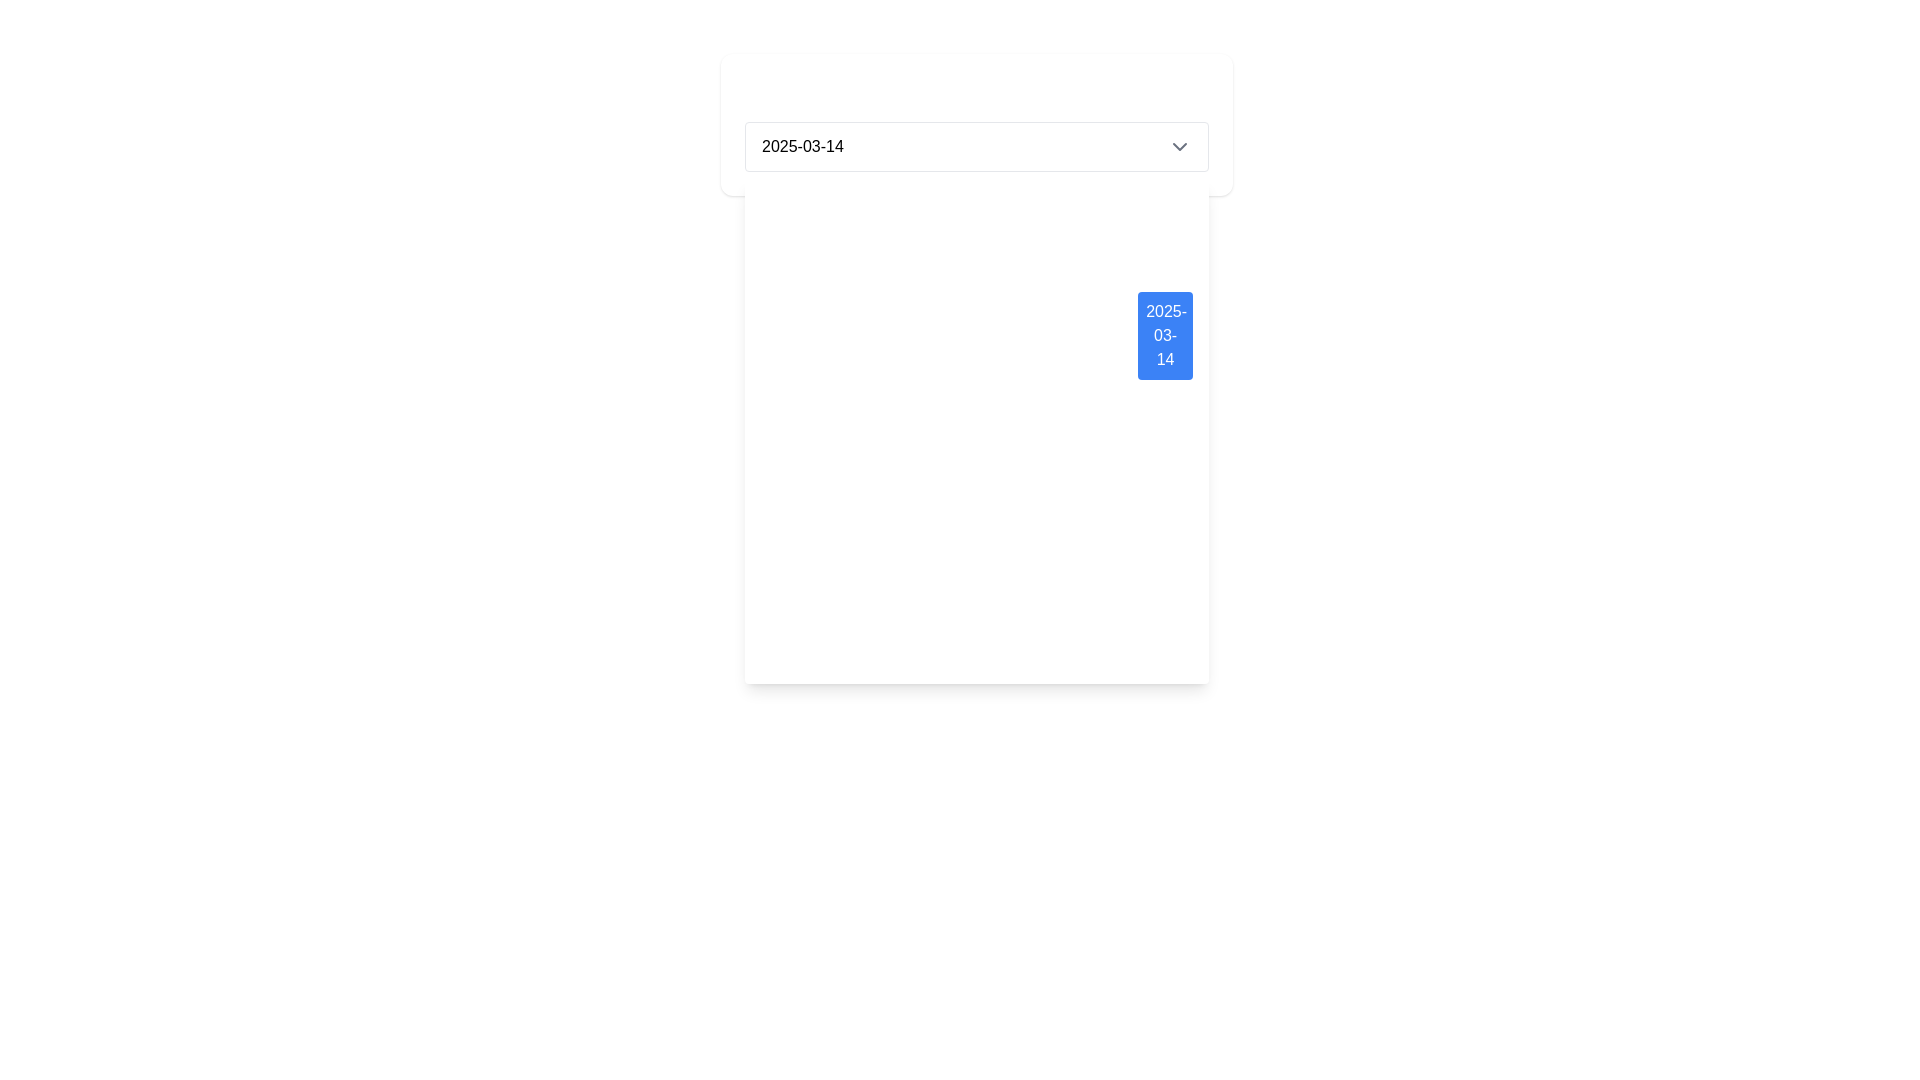  Describe the element at coordinates (977, 124) in the screenshot. I see `the dropdown menu at the top of the modal interface` at that location.